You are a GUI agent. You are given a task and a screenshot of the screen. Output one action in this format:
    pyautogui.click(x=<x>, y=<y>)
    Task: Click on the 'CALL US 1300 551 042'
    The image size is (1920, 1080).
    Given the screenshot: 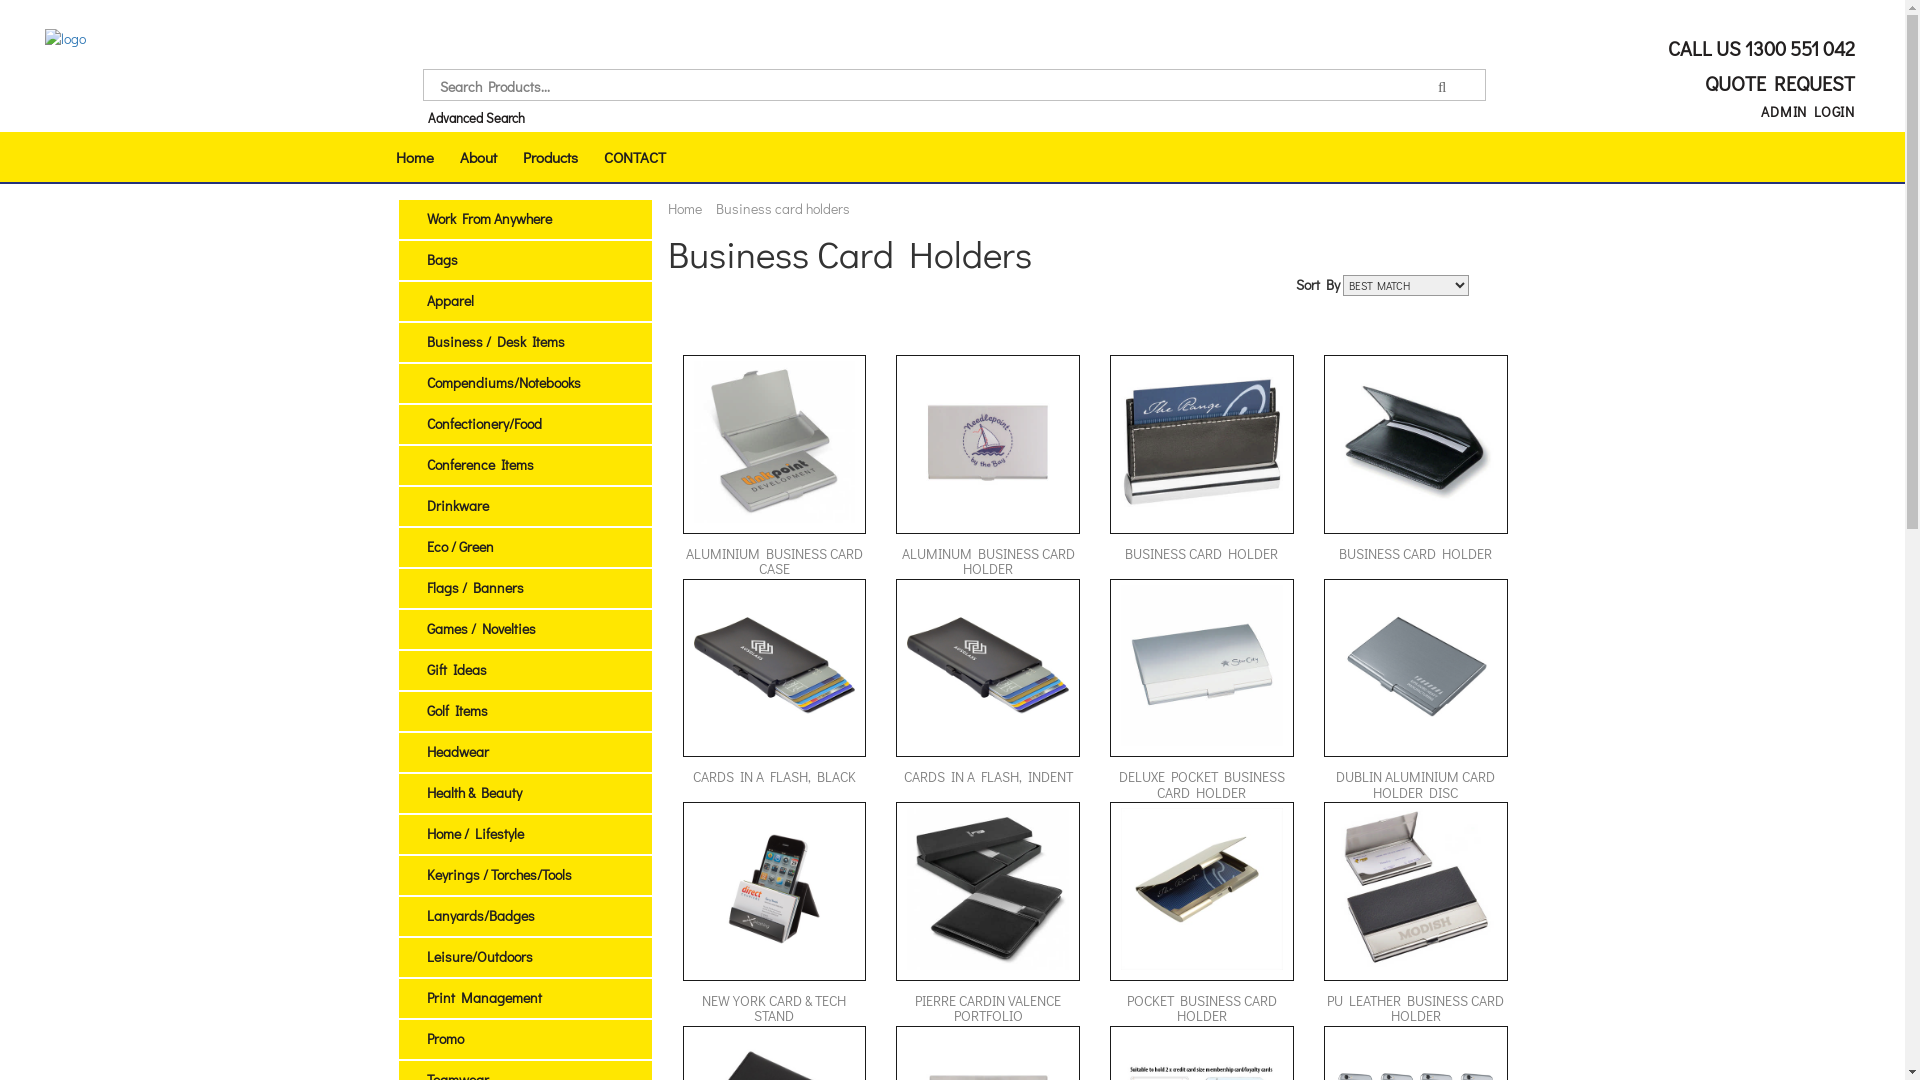 What is the action you would take?
    pyautogui.click(x=1757, y=46)
    